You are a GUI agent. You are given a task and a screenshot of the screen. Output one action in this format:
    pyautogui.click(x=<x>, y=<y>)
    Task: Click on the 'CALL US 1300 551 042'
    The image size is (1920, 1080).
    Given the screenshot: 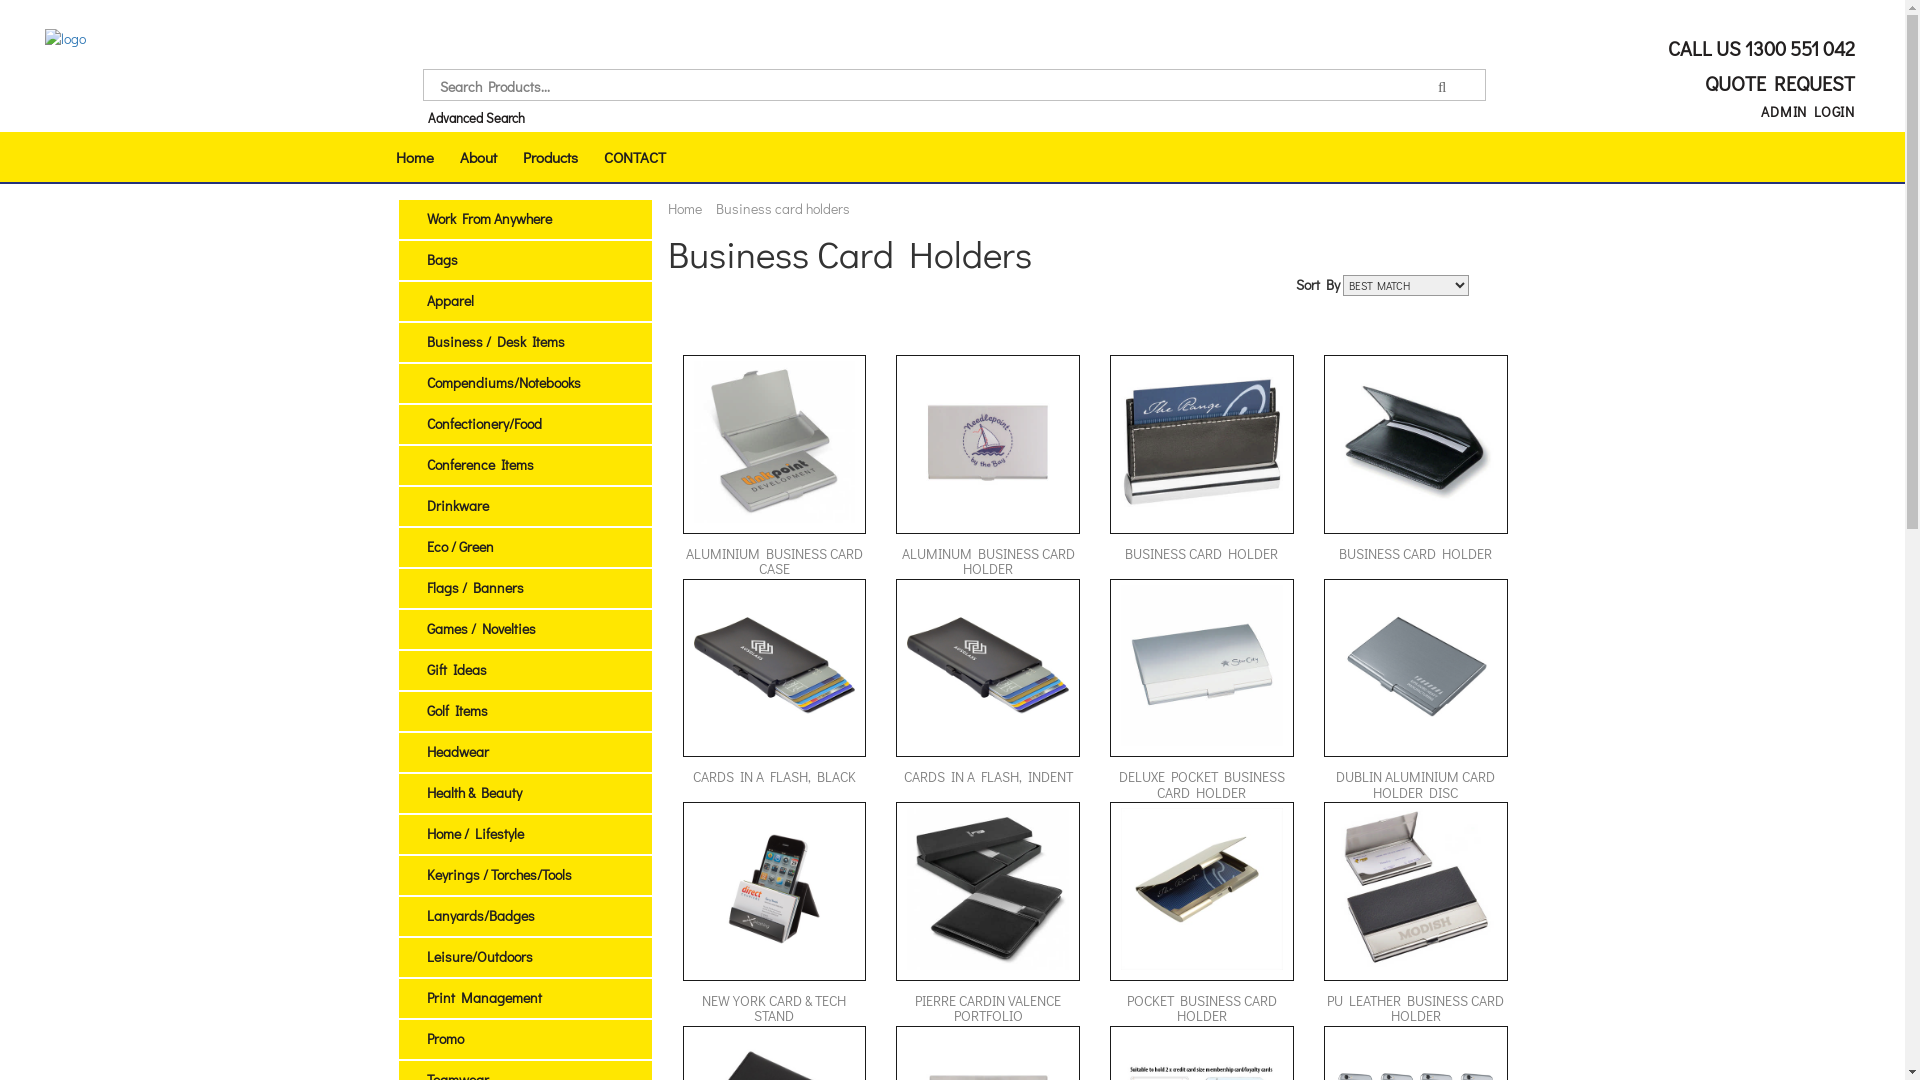 What is the action you would take?
    pyautogui.click(x=1757, y=46)
    